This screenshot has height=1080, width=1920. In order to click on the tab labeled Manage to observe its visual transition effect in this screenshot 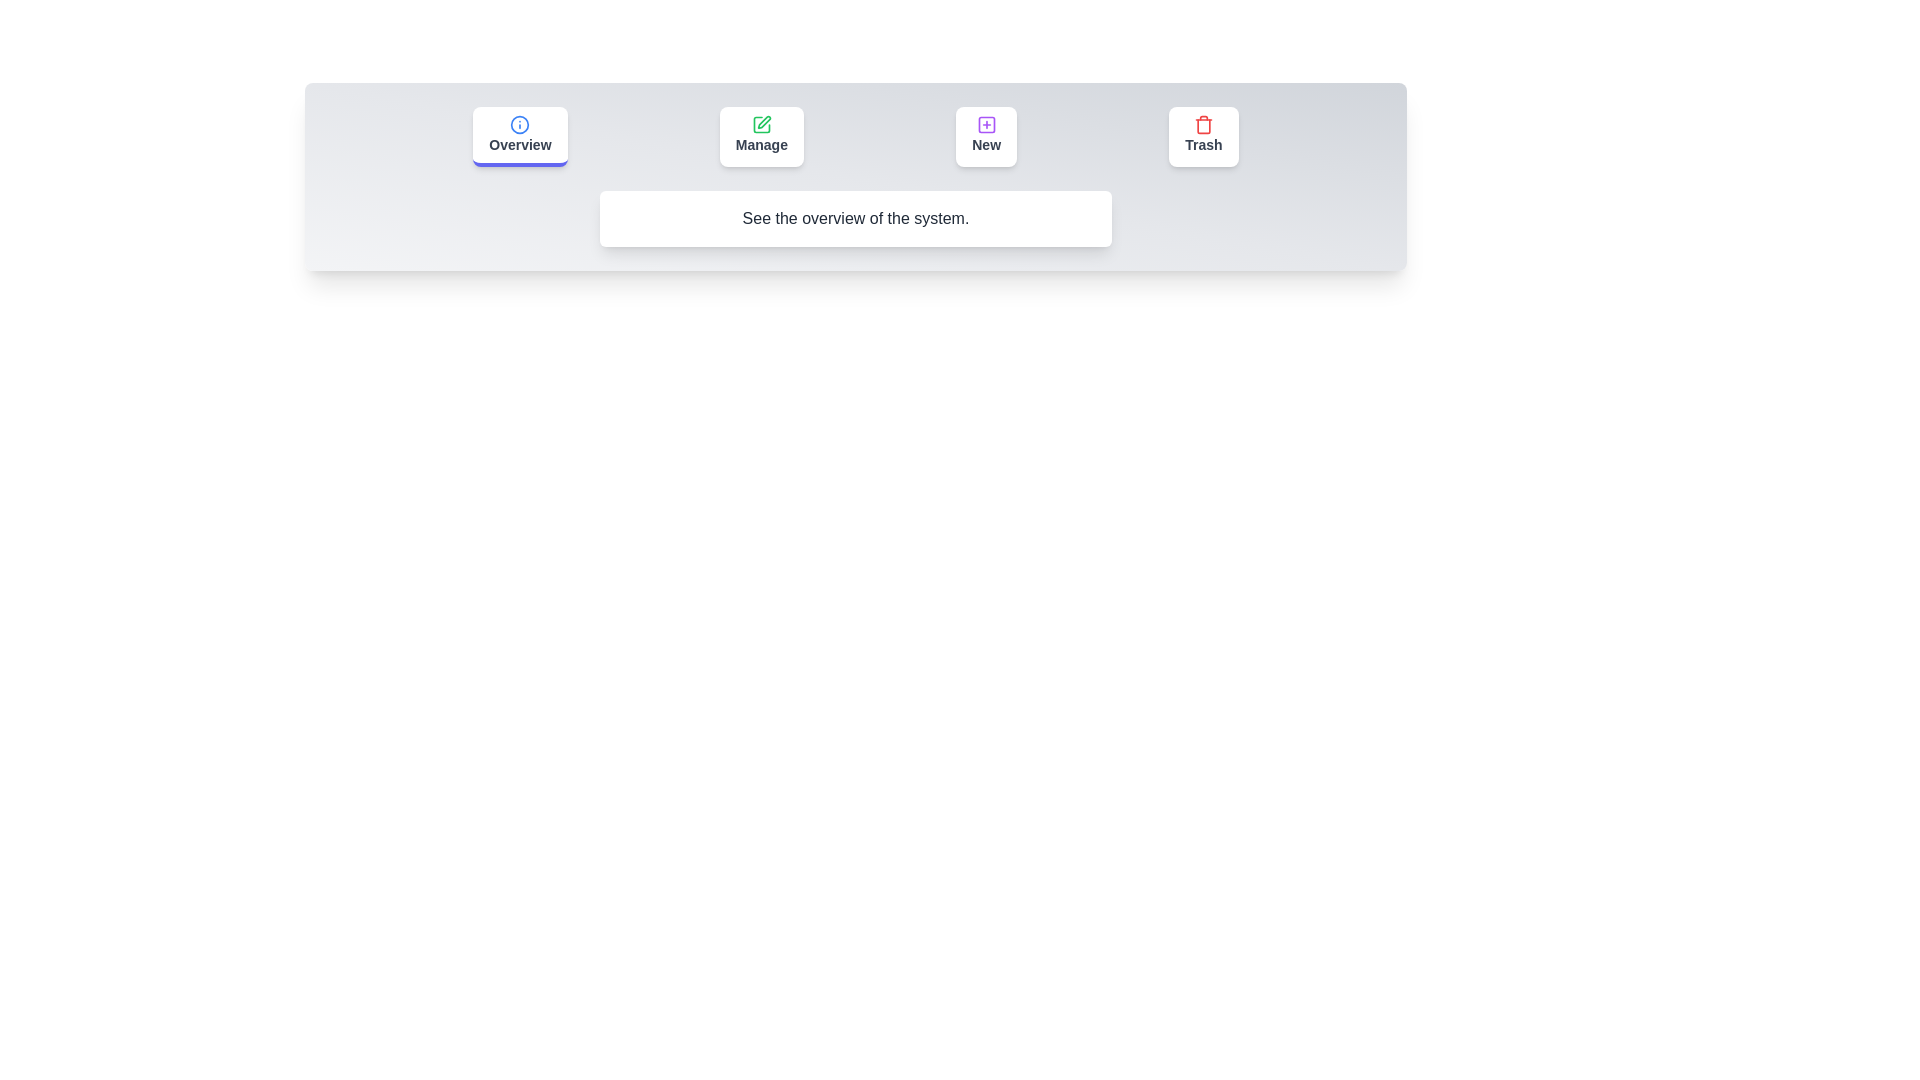, I will do `click(760, 136)`.